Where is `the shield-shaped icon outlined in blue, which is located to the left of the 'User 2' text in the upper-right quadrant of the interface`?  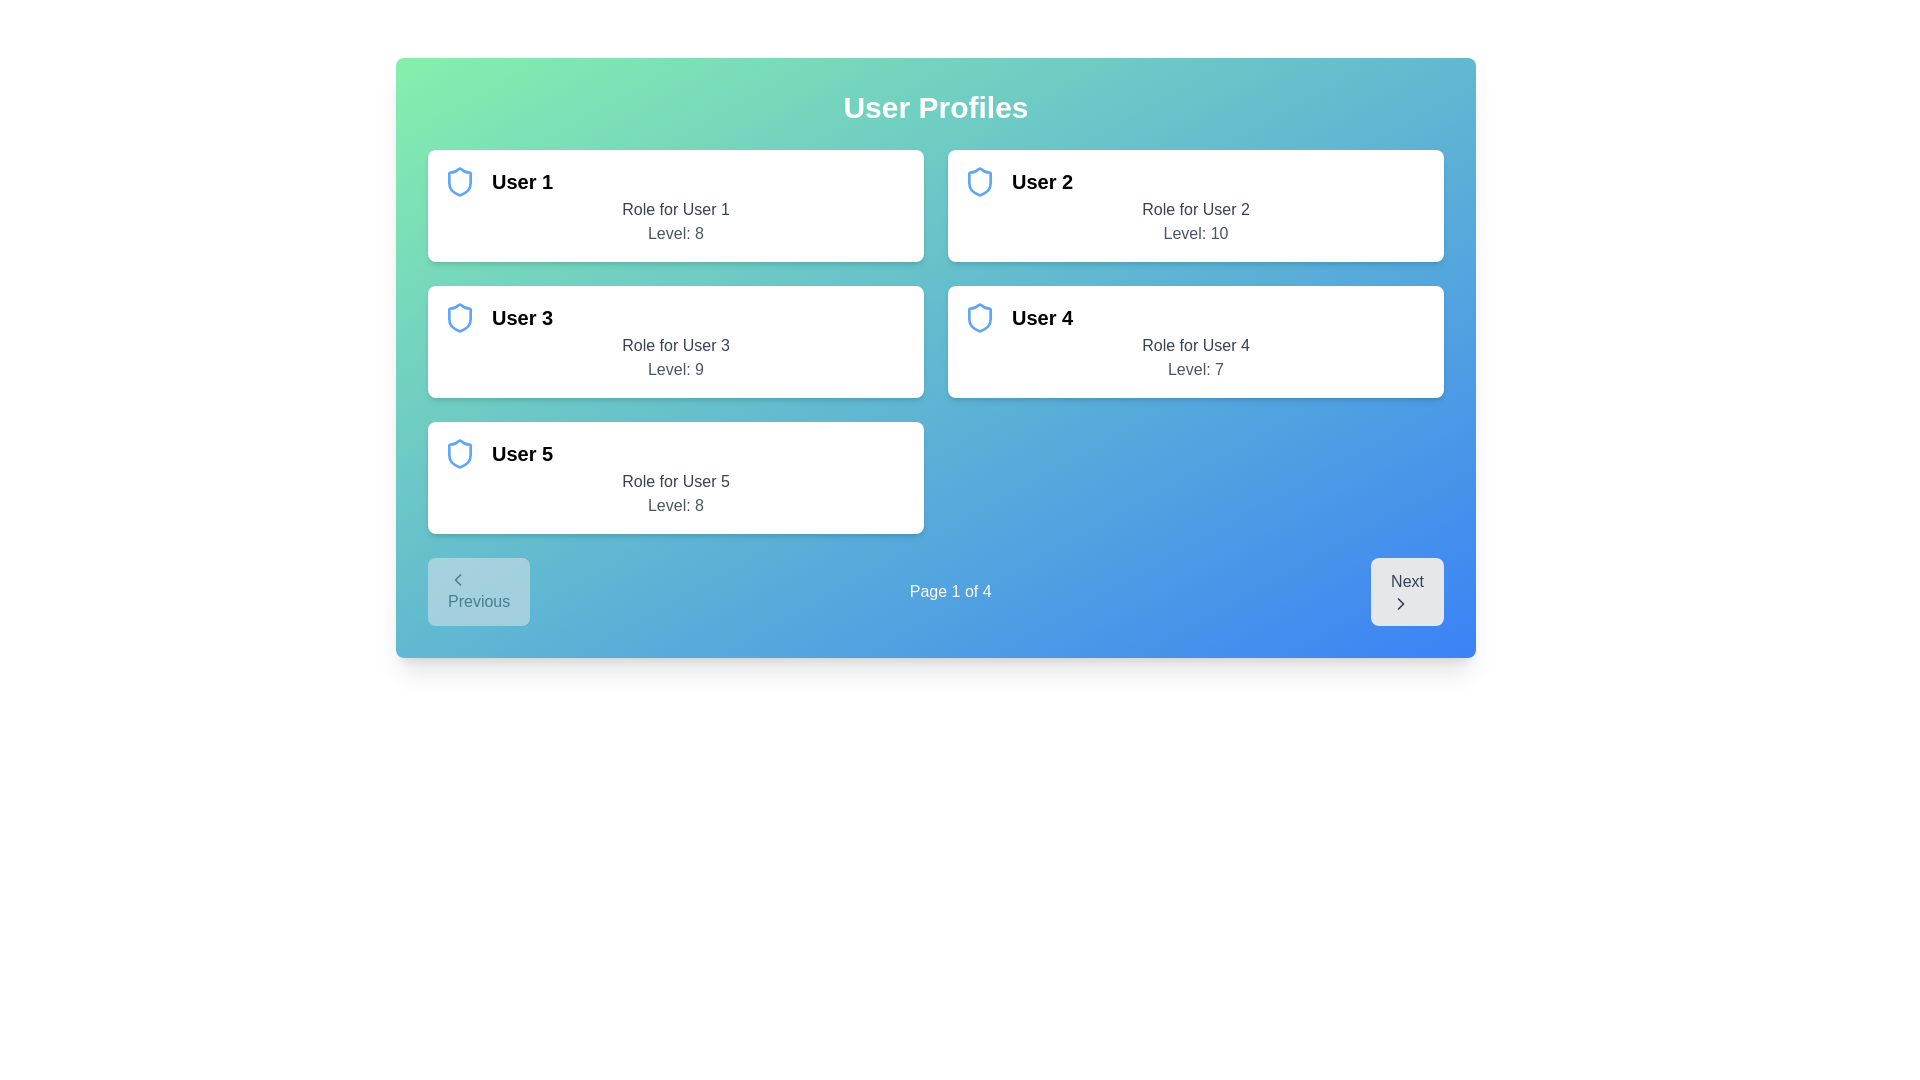
the shield-shaped icon outlined in blue, which is located to the left of the 'User 2' text in the upper-right quadrant of the interface is located at coordinates (979, 181).